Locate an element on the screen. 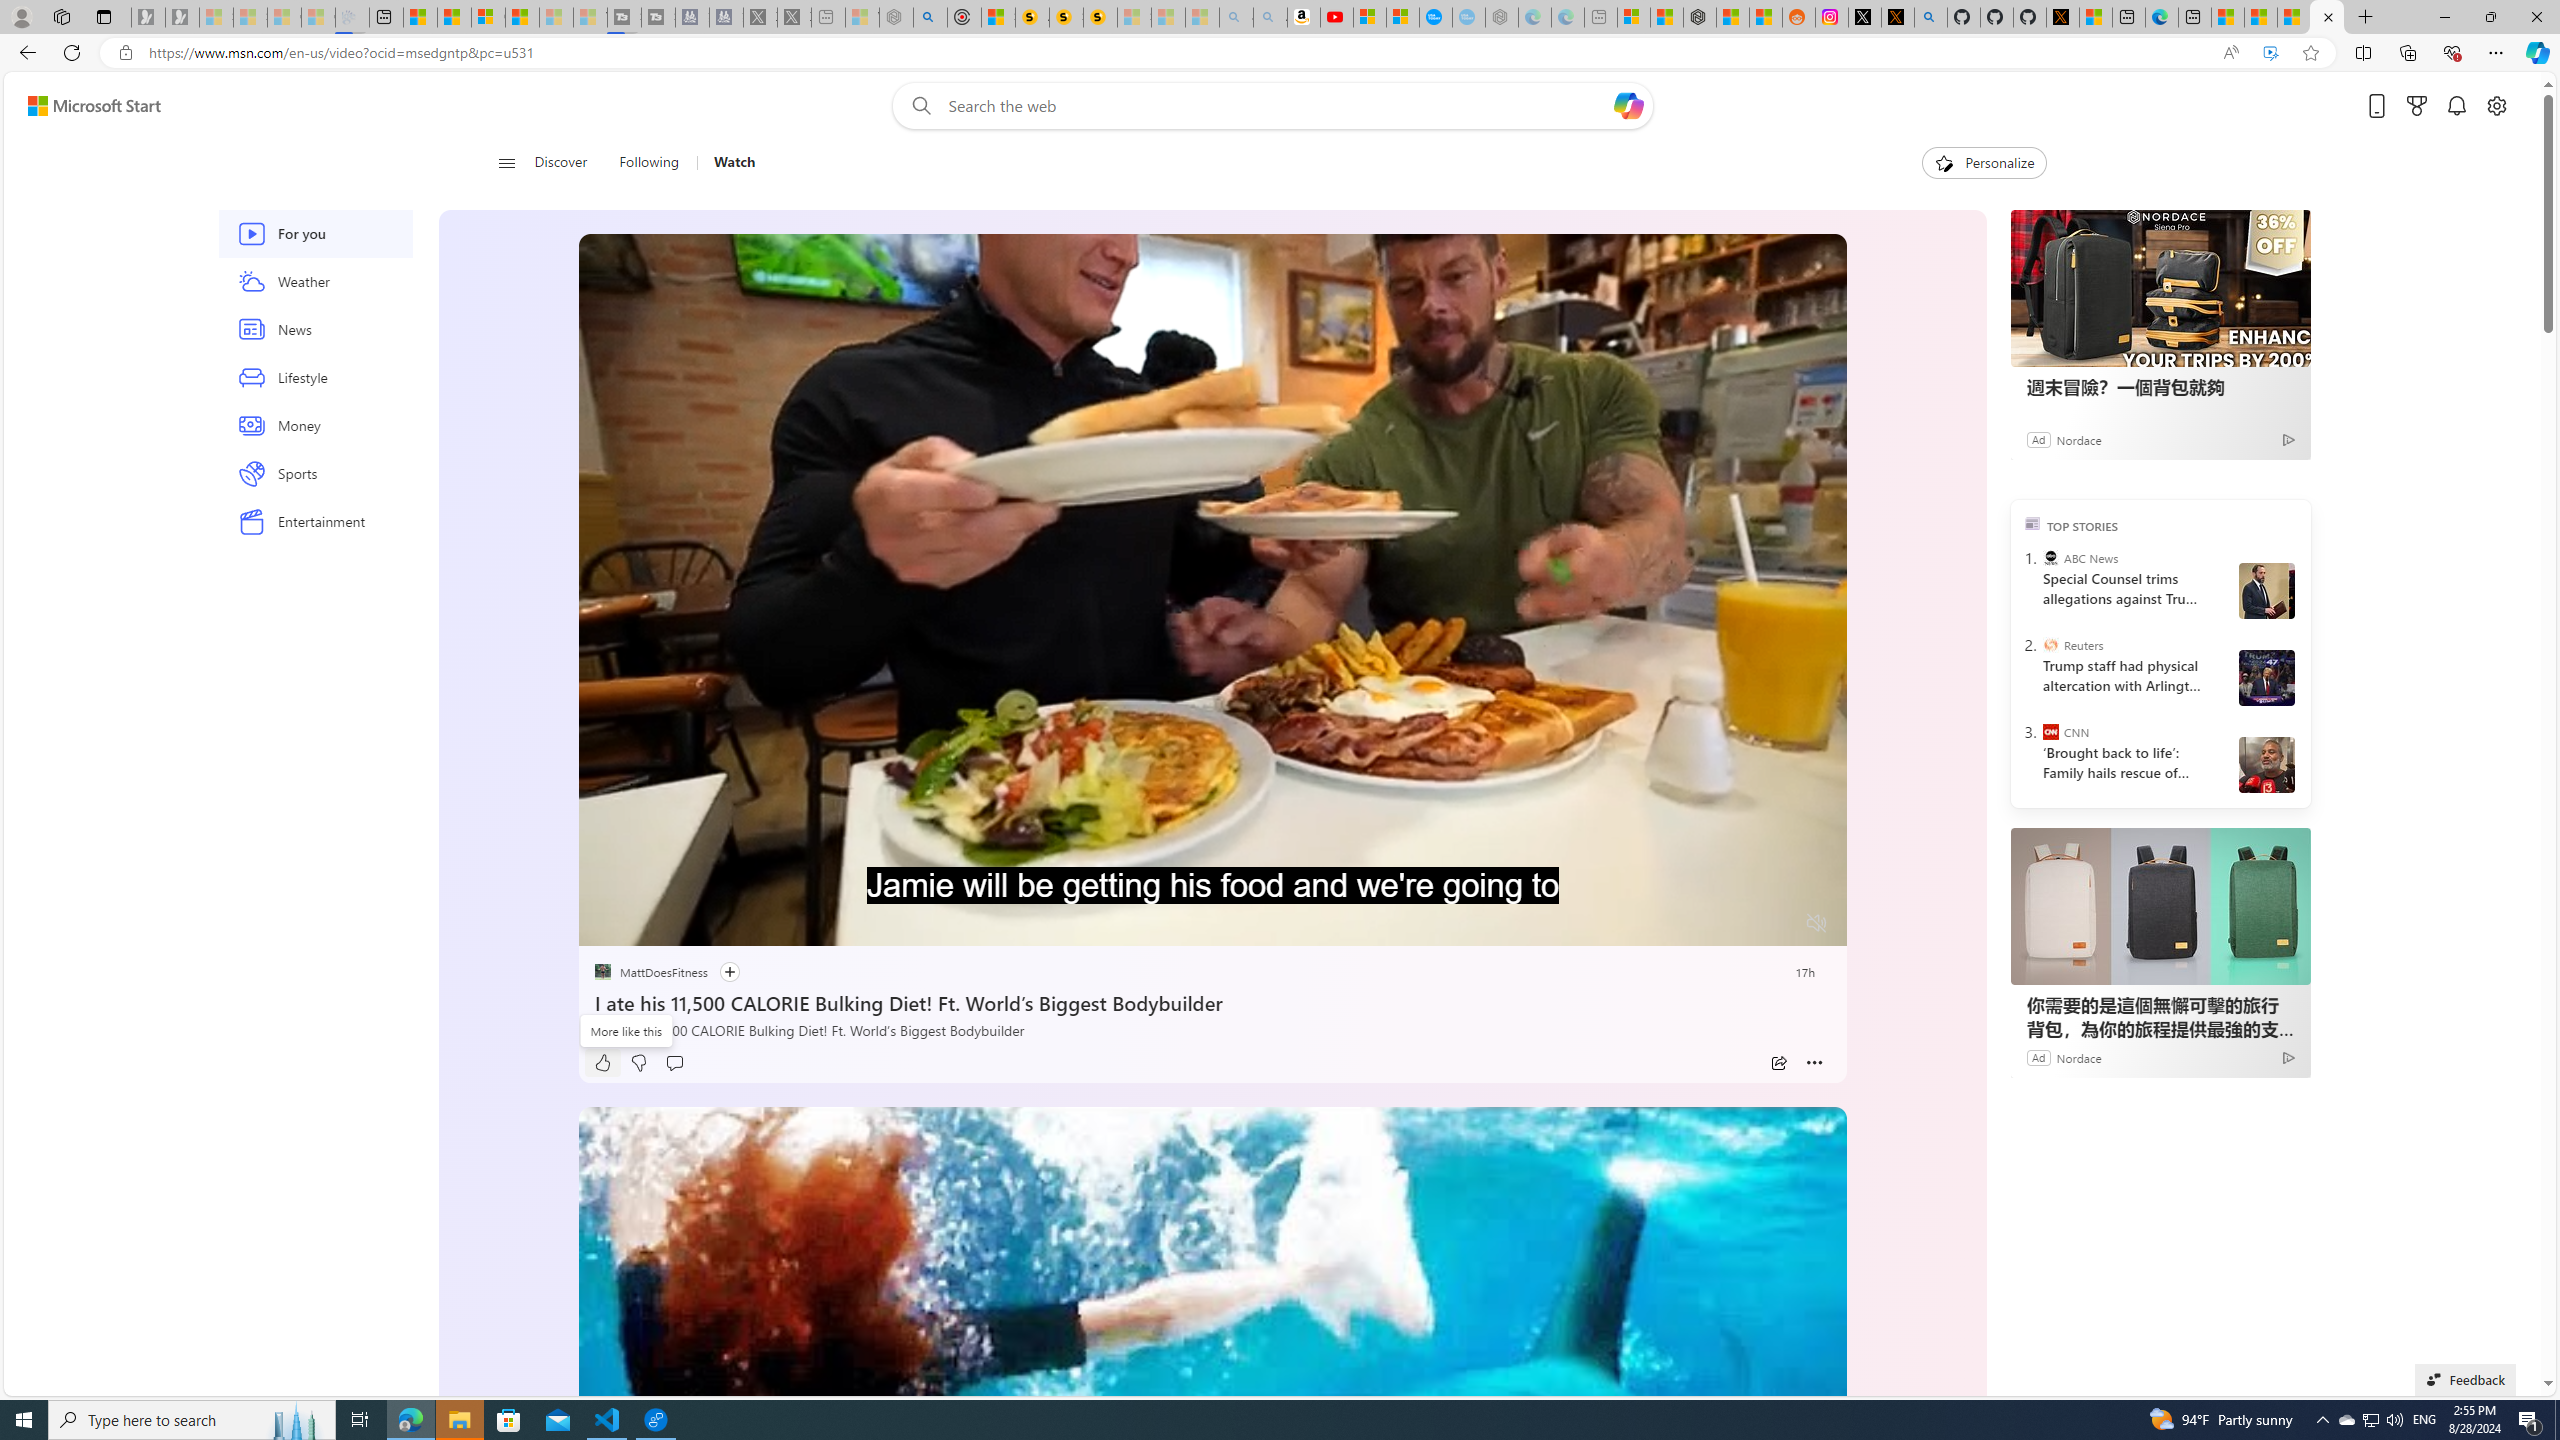 The height and width of the screenshot is (1440, 2560). 'The most popular Google ' is located at coordinates (1468, 16).